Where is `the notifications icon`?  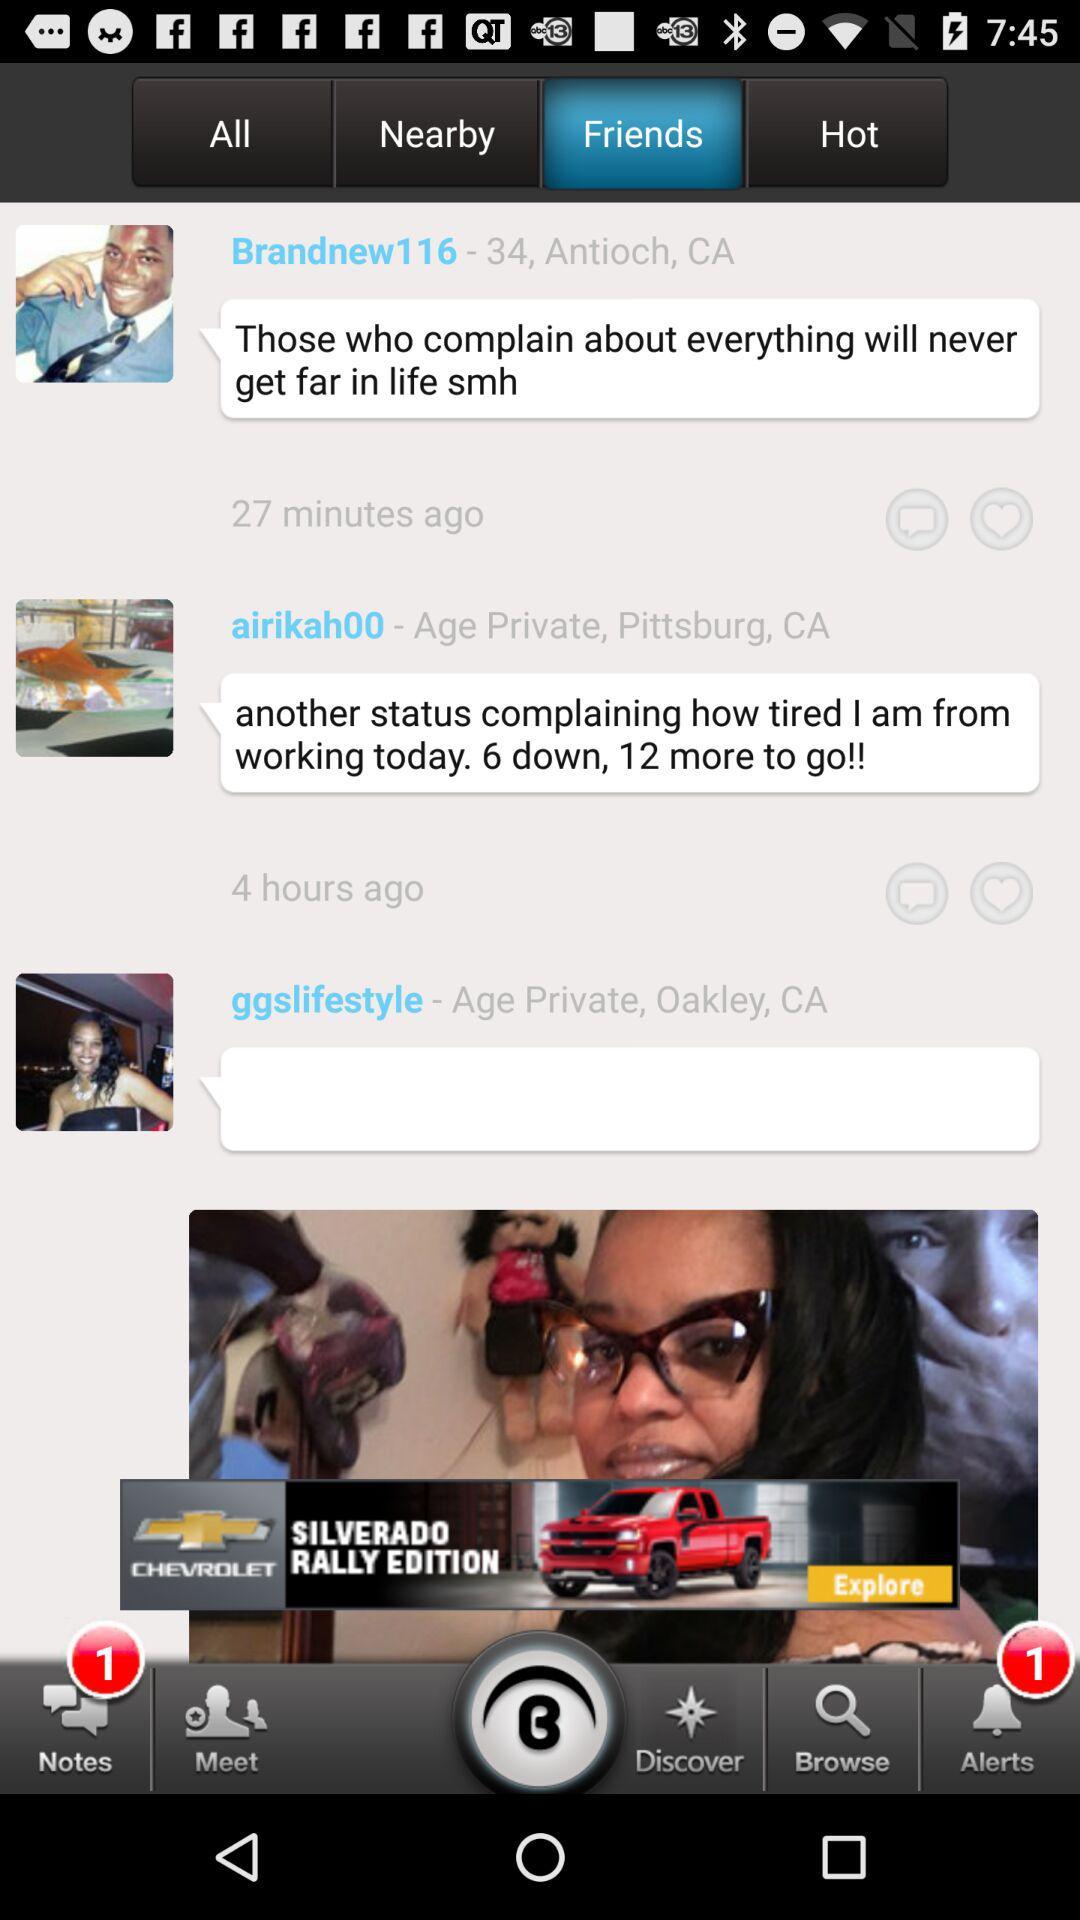 the notifications icon is located at coordinates (998, 1848).